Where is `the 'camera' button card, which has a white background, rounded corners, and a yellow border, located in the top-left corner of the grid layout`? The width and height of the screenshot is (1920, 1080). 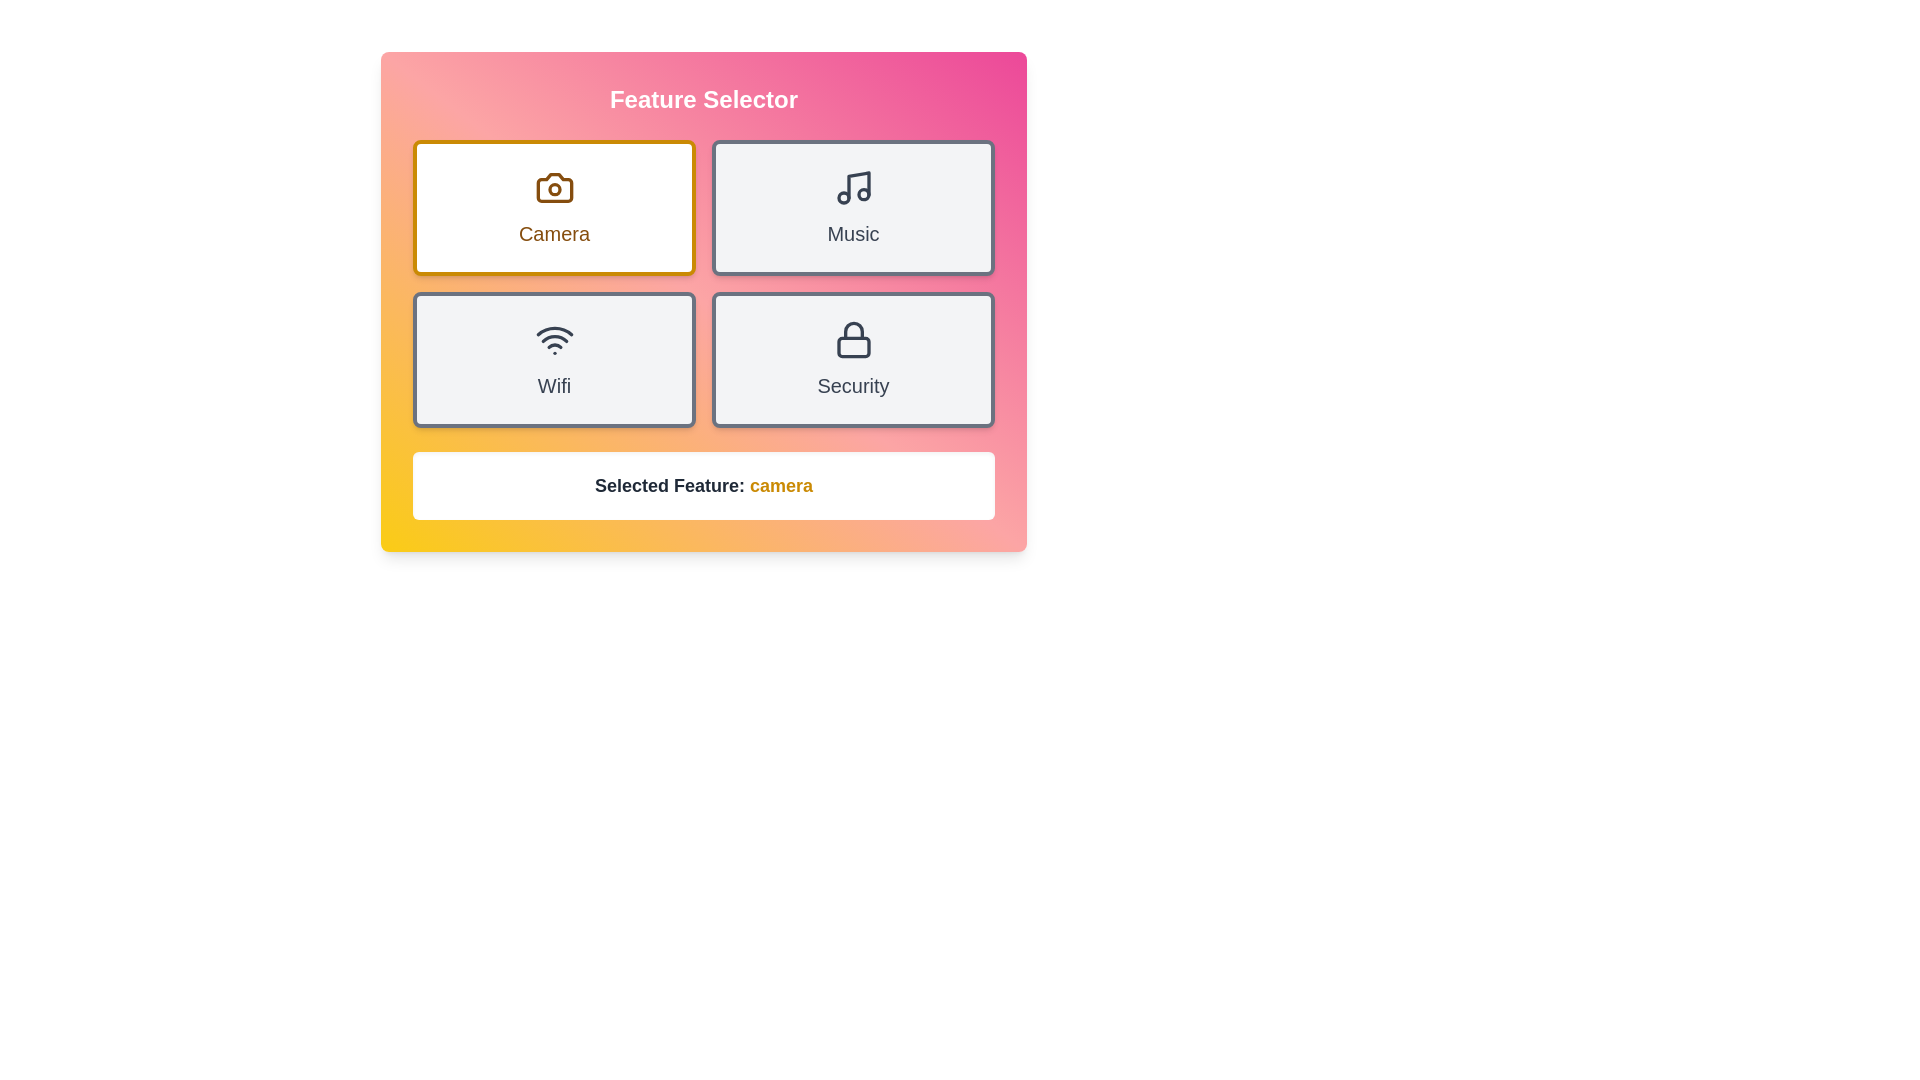
the 'camera' button card, which has a white background, rounded corners, and a yellow border, located in the top-left corner of the grid layout is located at coordinates (554, 208).